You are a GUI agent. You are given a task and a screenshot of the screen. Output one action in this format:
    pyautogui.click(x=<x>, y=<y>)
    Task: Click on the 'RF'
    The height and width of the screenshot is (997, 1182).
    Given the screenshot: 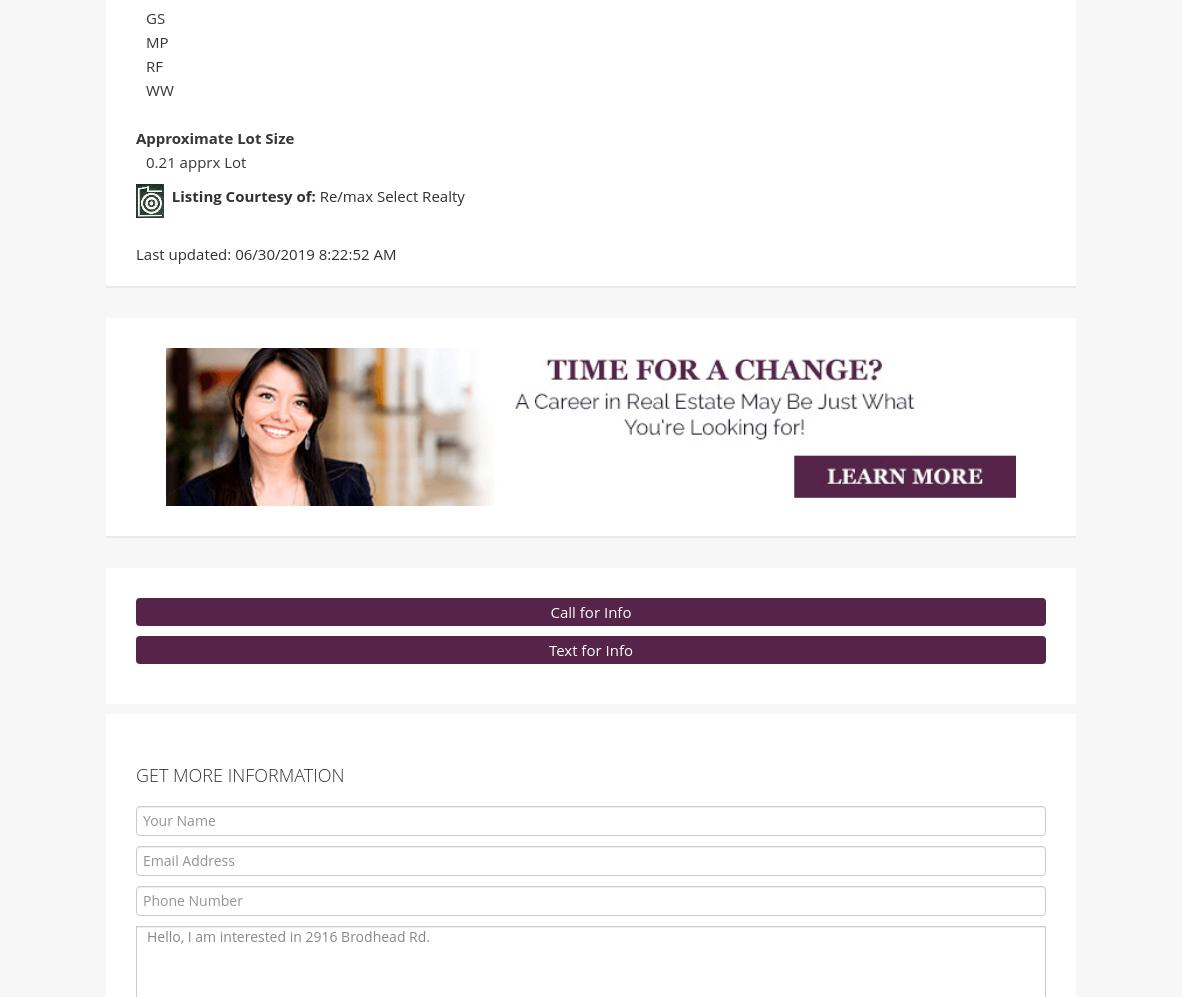 What is the action you would take?
    pyautogui.click(x=154, y=67)
    